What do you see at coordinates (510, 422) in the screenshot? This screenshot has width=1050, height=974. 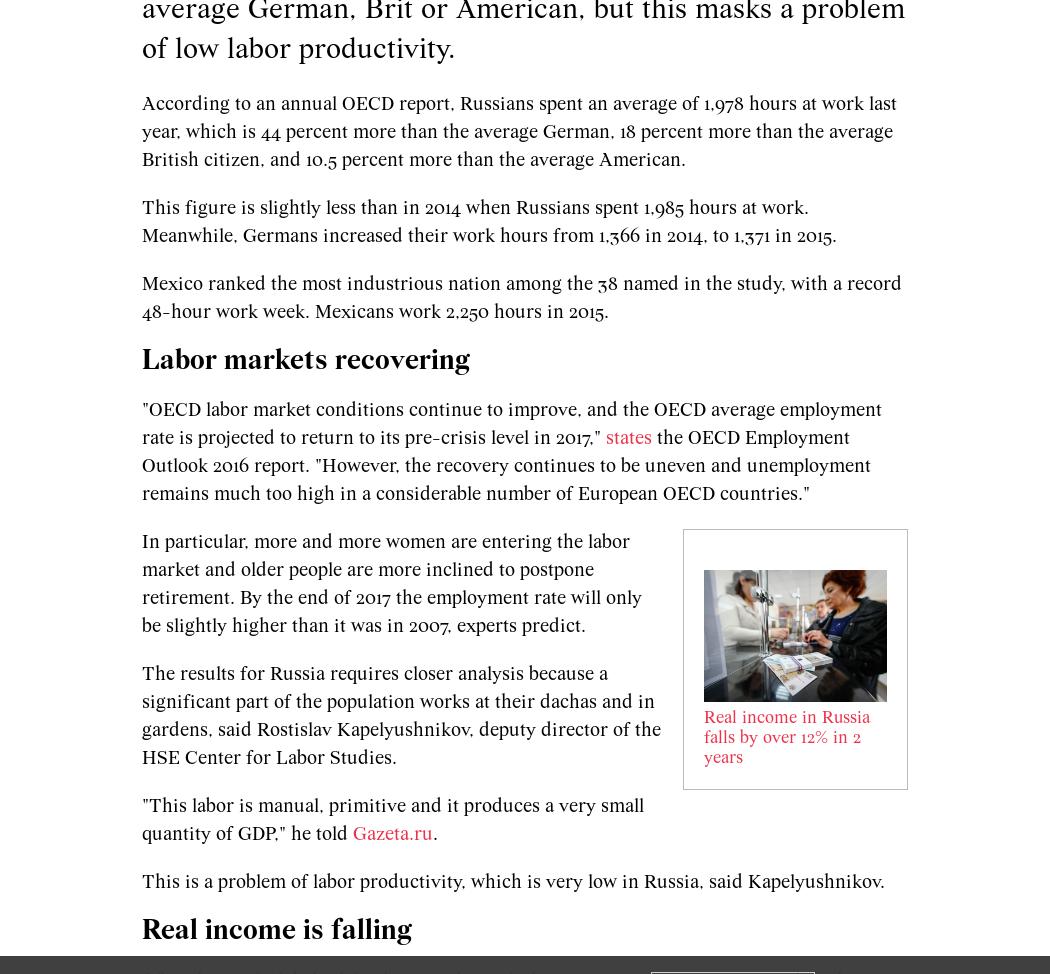 I see `'"OECD labor market conditions continue to improve, and the OECD average employment rate is projected to return to its pre-crisis level in 2017,"'` at bounding box center [510, 422].